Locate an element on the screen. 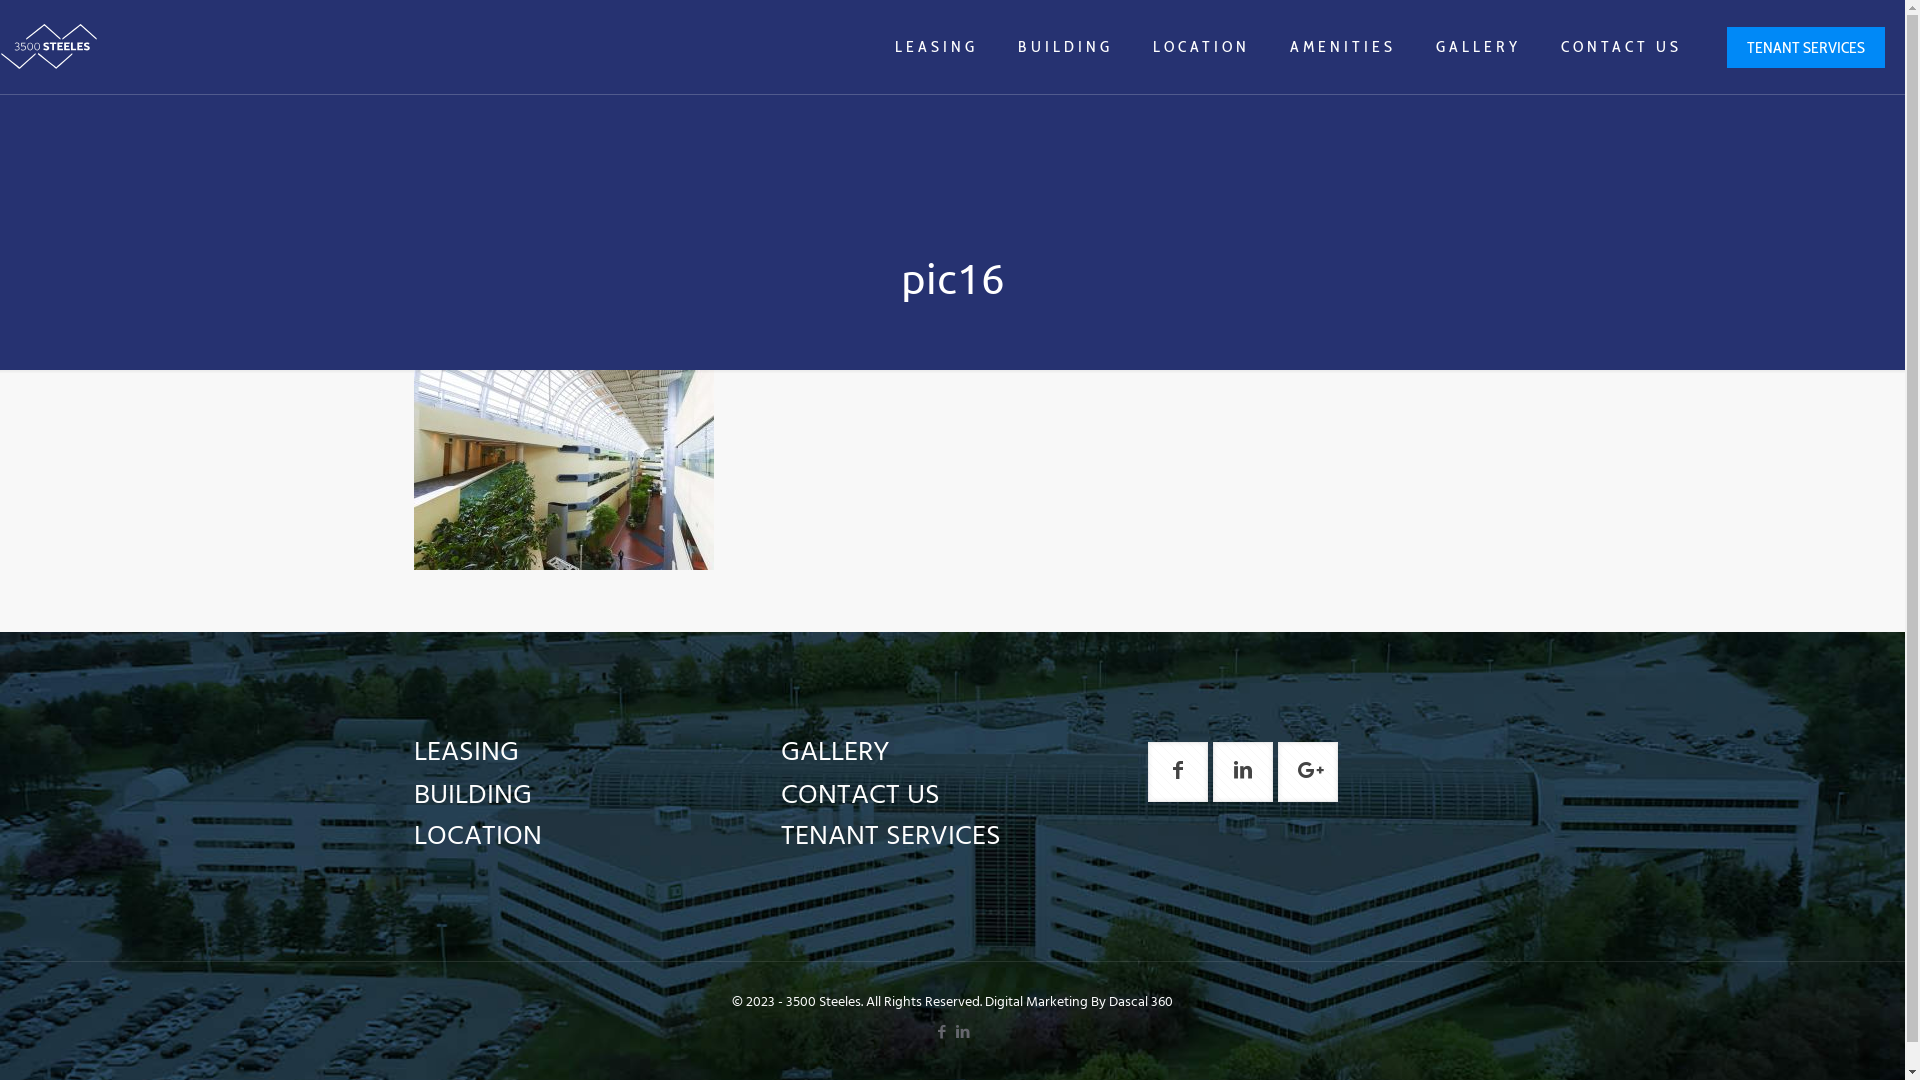 The width and height of the screenshot is (1920, 1080). 'BUILDING' is located at coordinates (1064, 45).